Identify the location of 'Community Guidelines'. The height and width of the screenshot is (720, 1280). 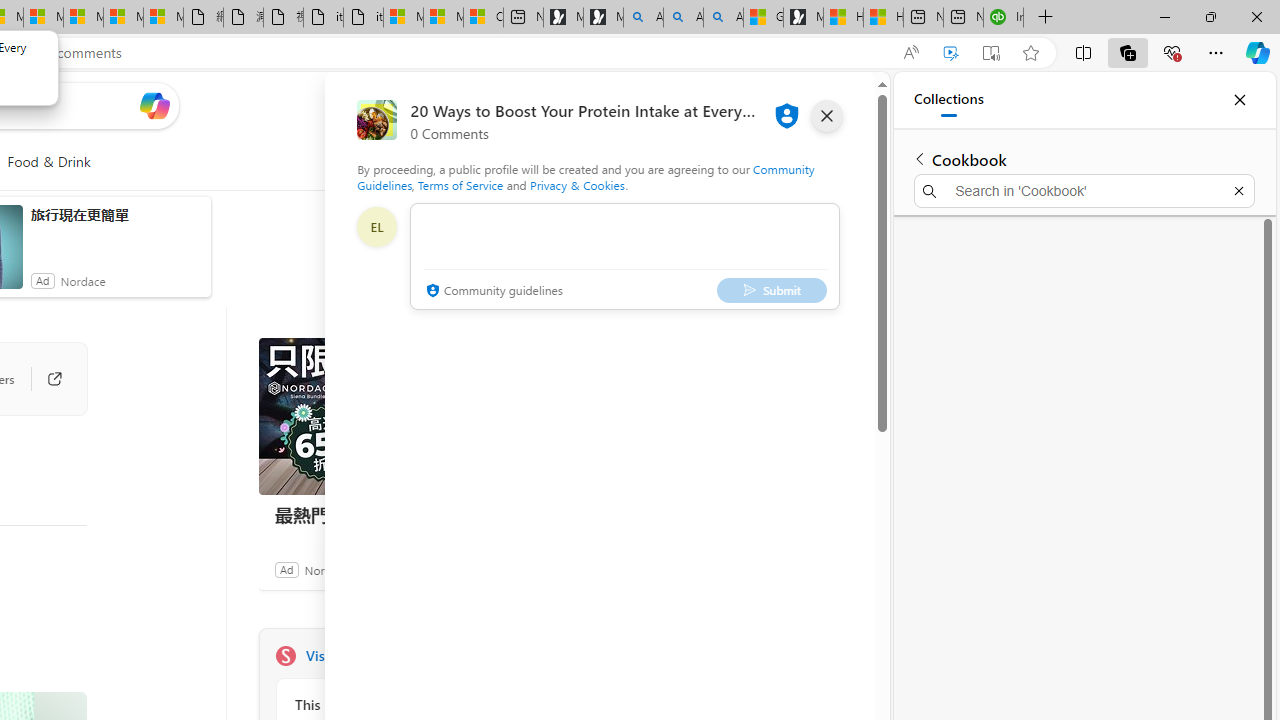
(585, 176).